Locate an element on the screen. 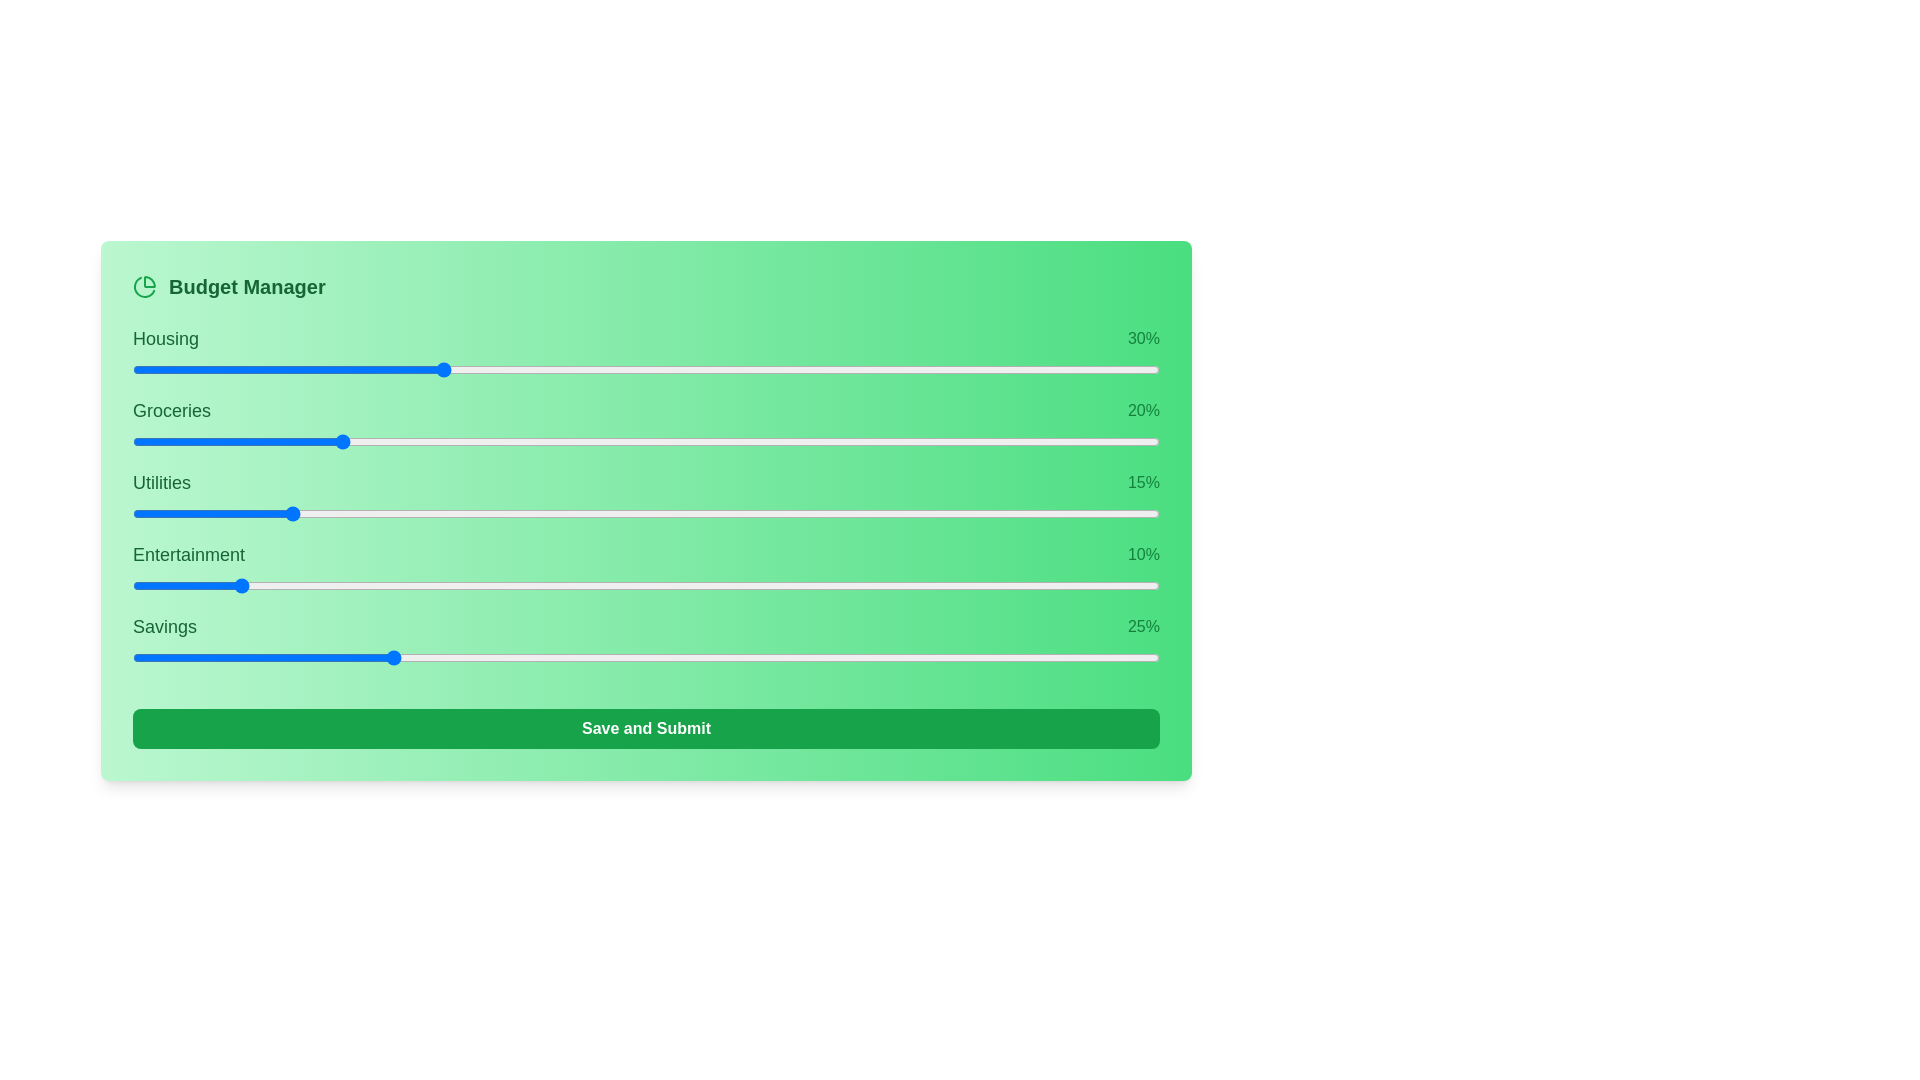 The width and height of the screenshot is (1920, 1080). the slider for 0 to 21% allocation is located at coordinates (753, 370).